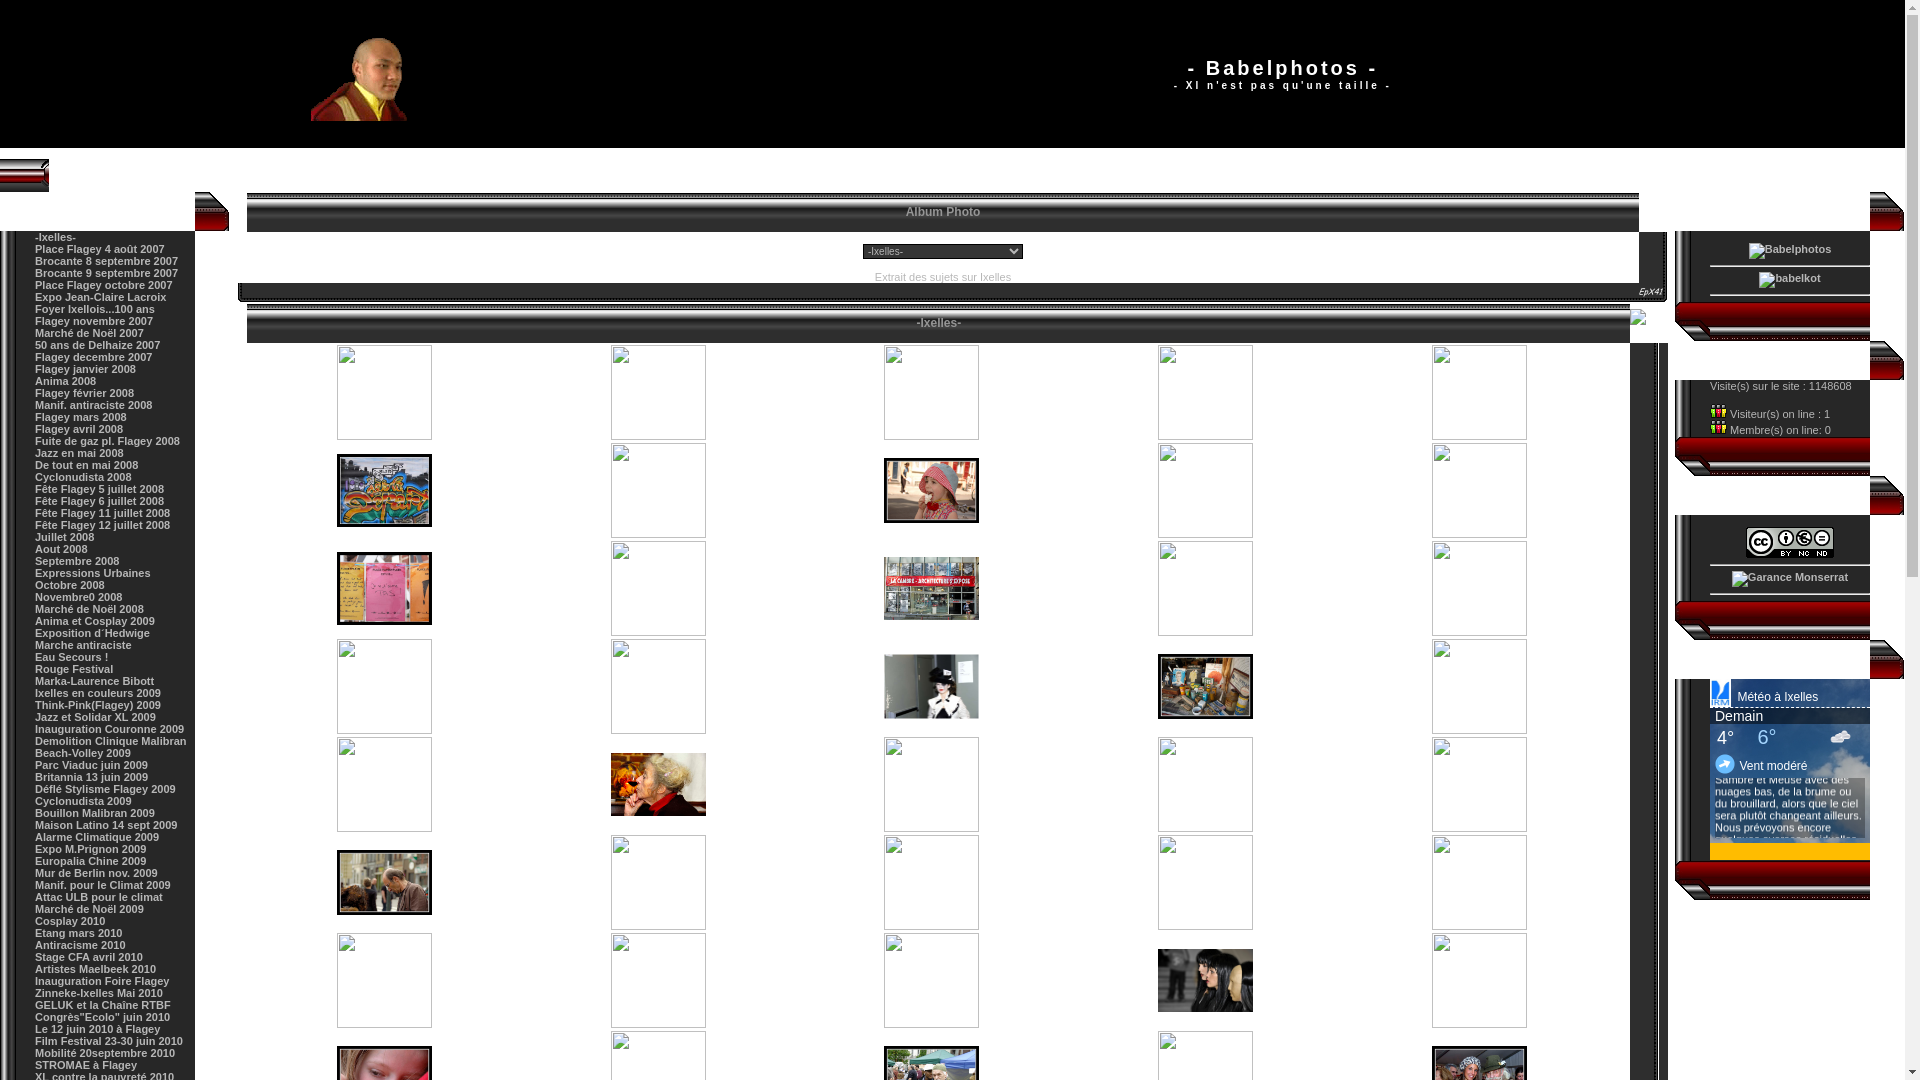  Describe the element at coordinates (96, 692) in the screenshot. I see `'Ixelles en couleurs 2009'` at that location.